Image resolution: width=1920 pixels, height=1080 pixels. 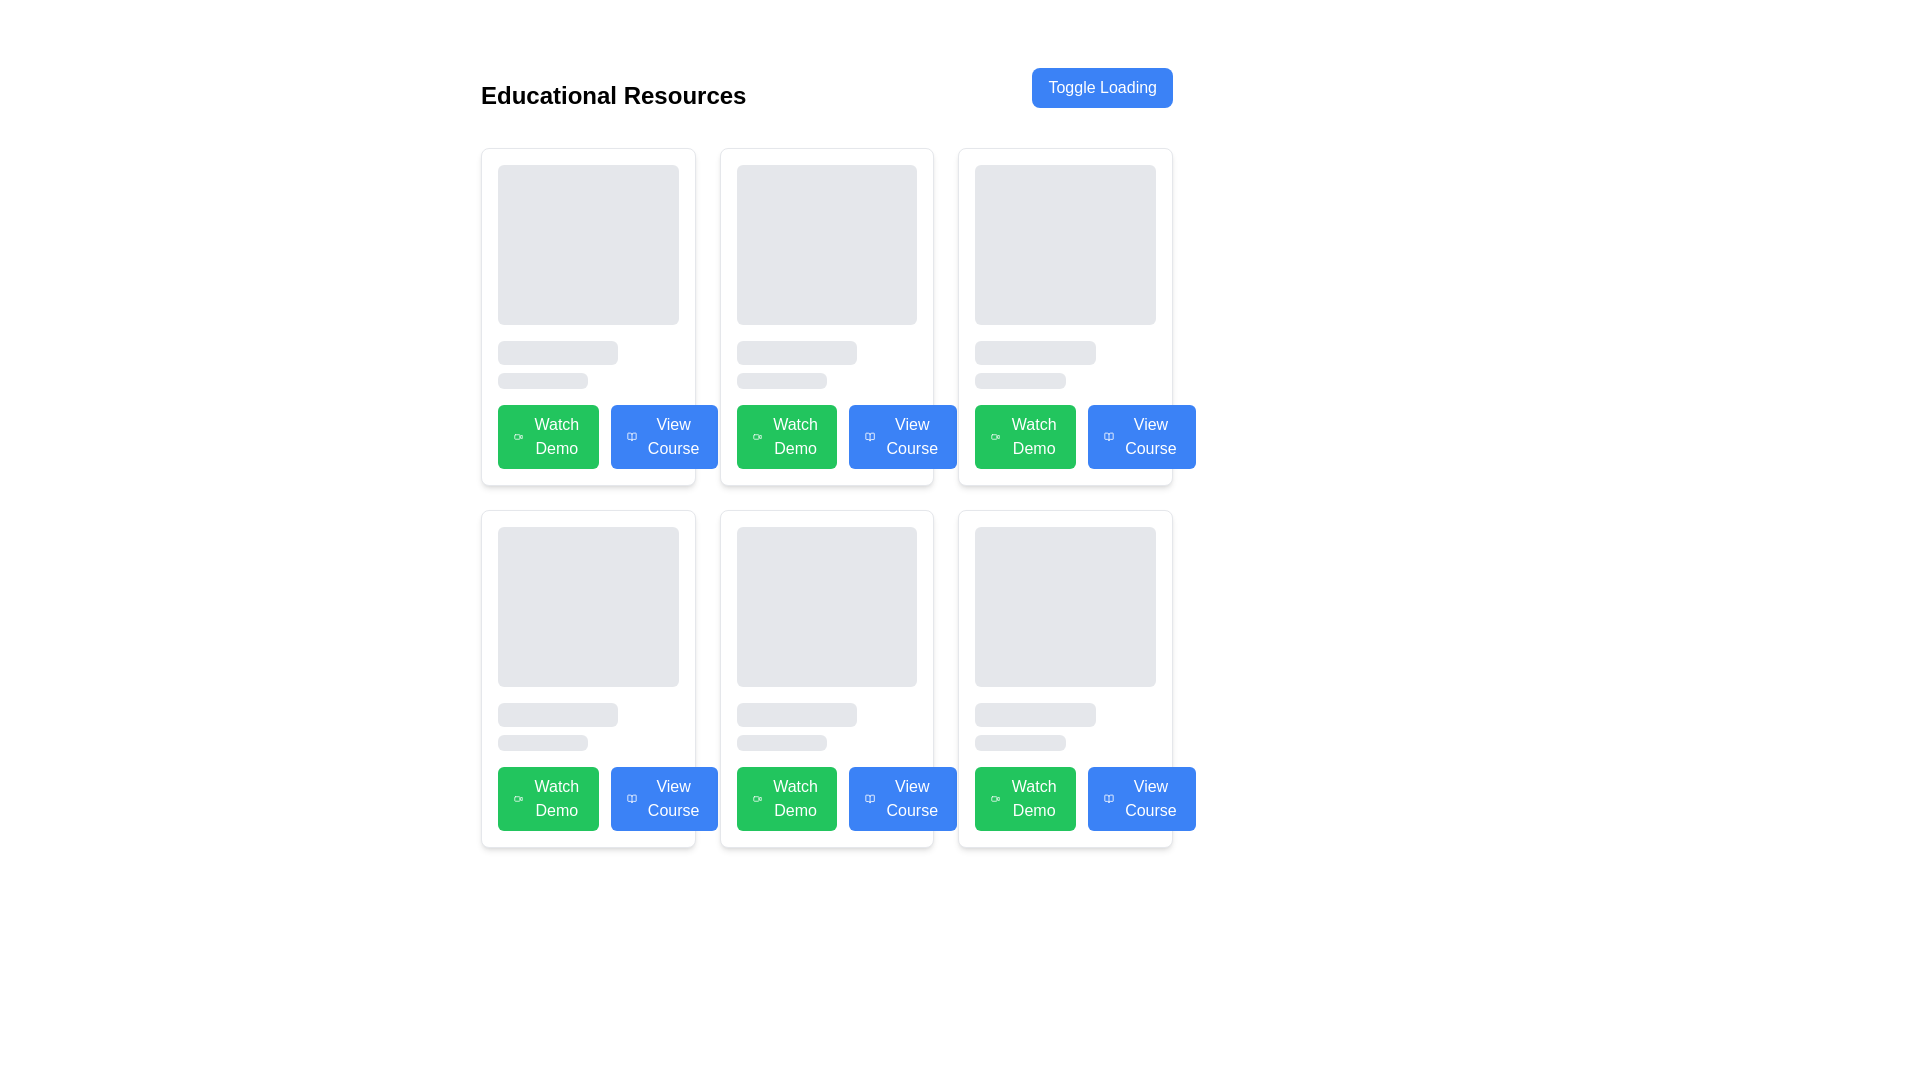 What do you see at coordinates (1020, 743) in the screenshot?
I see `the Placeholder element (skeleton loader) located at the bottom of the second card from the right in the bottom row of a grid of cards` at bounding box center [1020, 743].